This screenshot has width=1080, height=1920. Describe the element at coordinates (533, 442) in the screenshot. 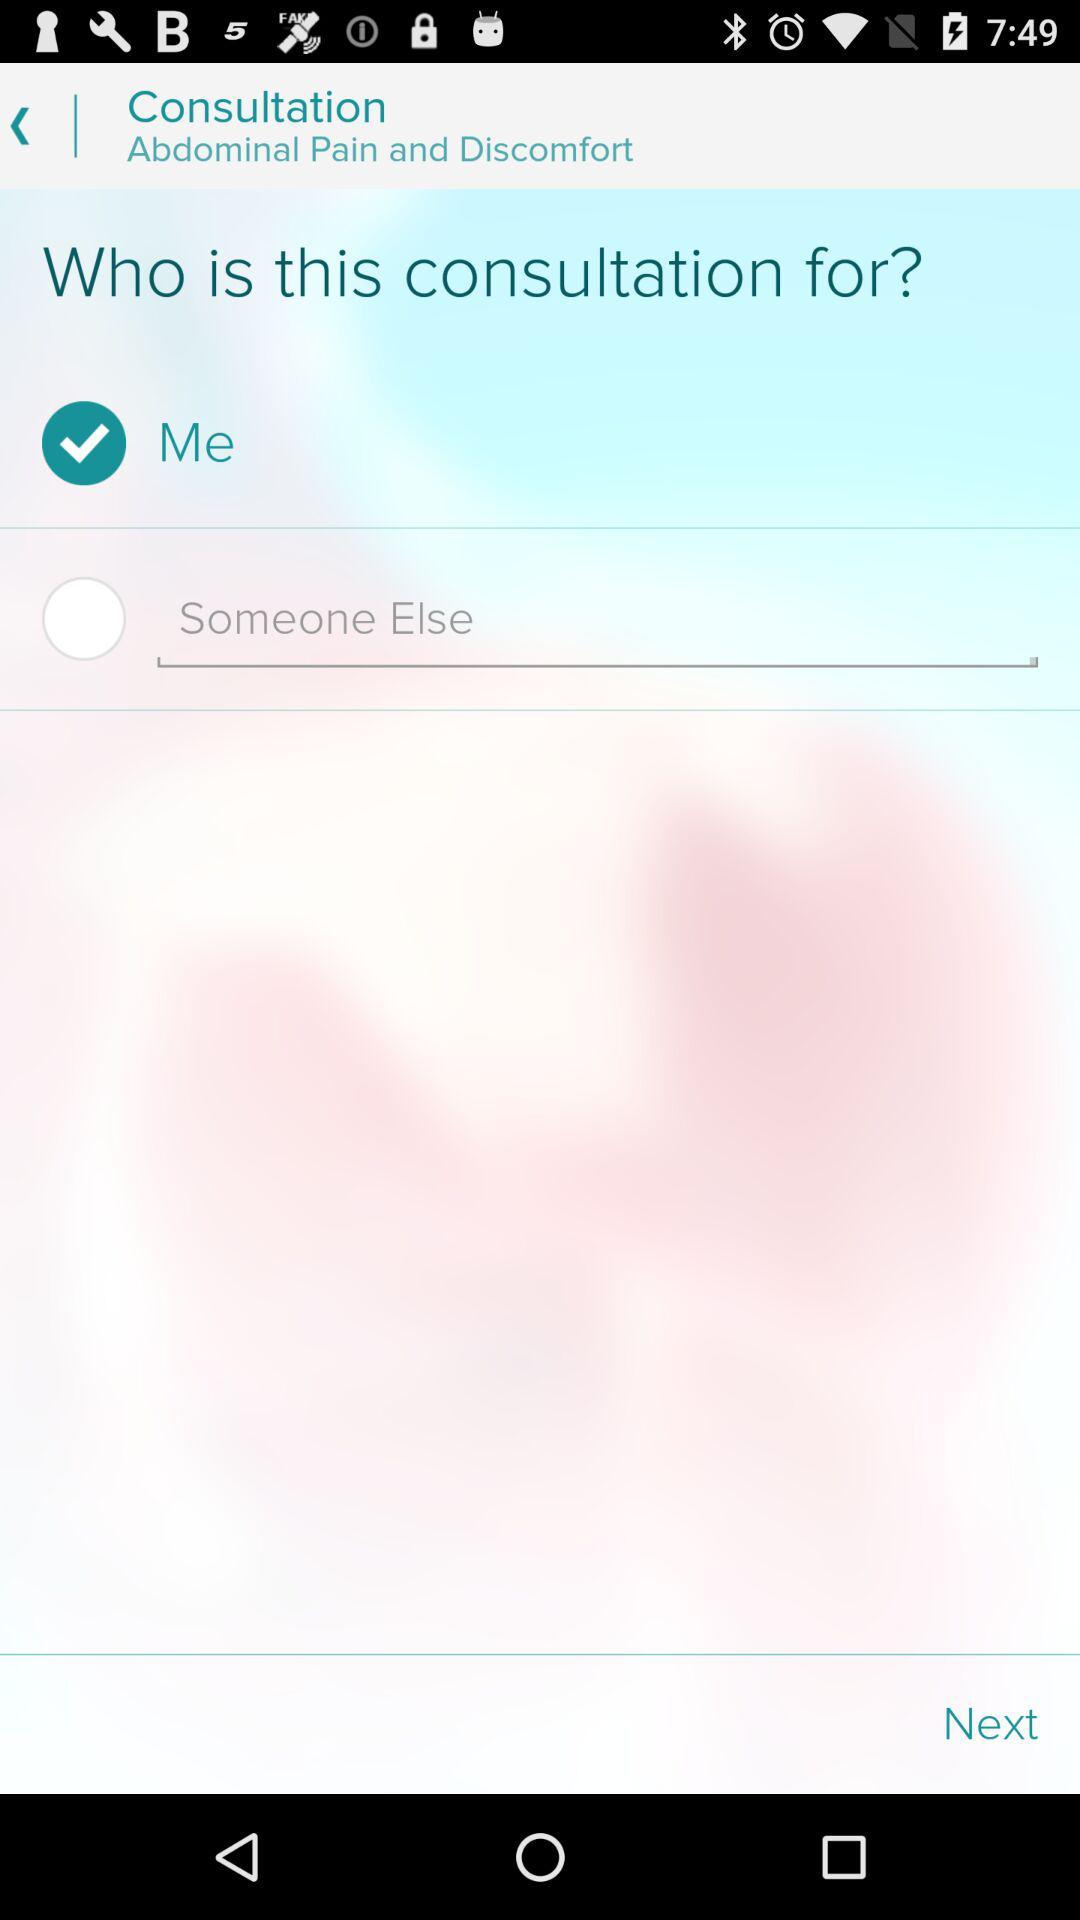

I see `the me checkbox` at that location.